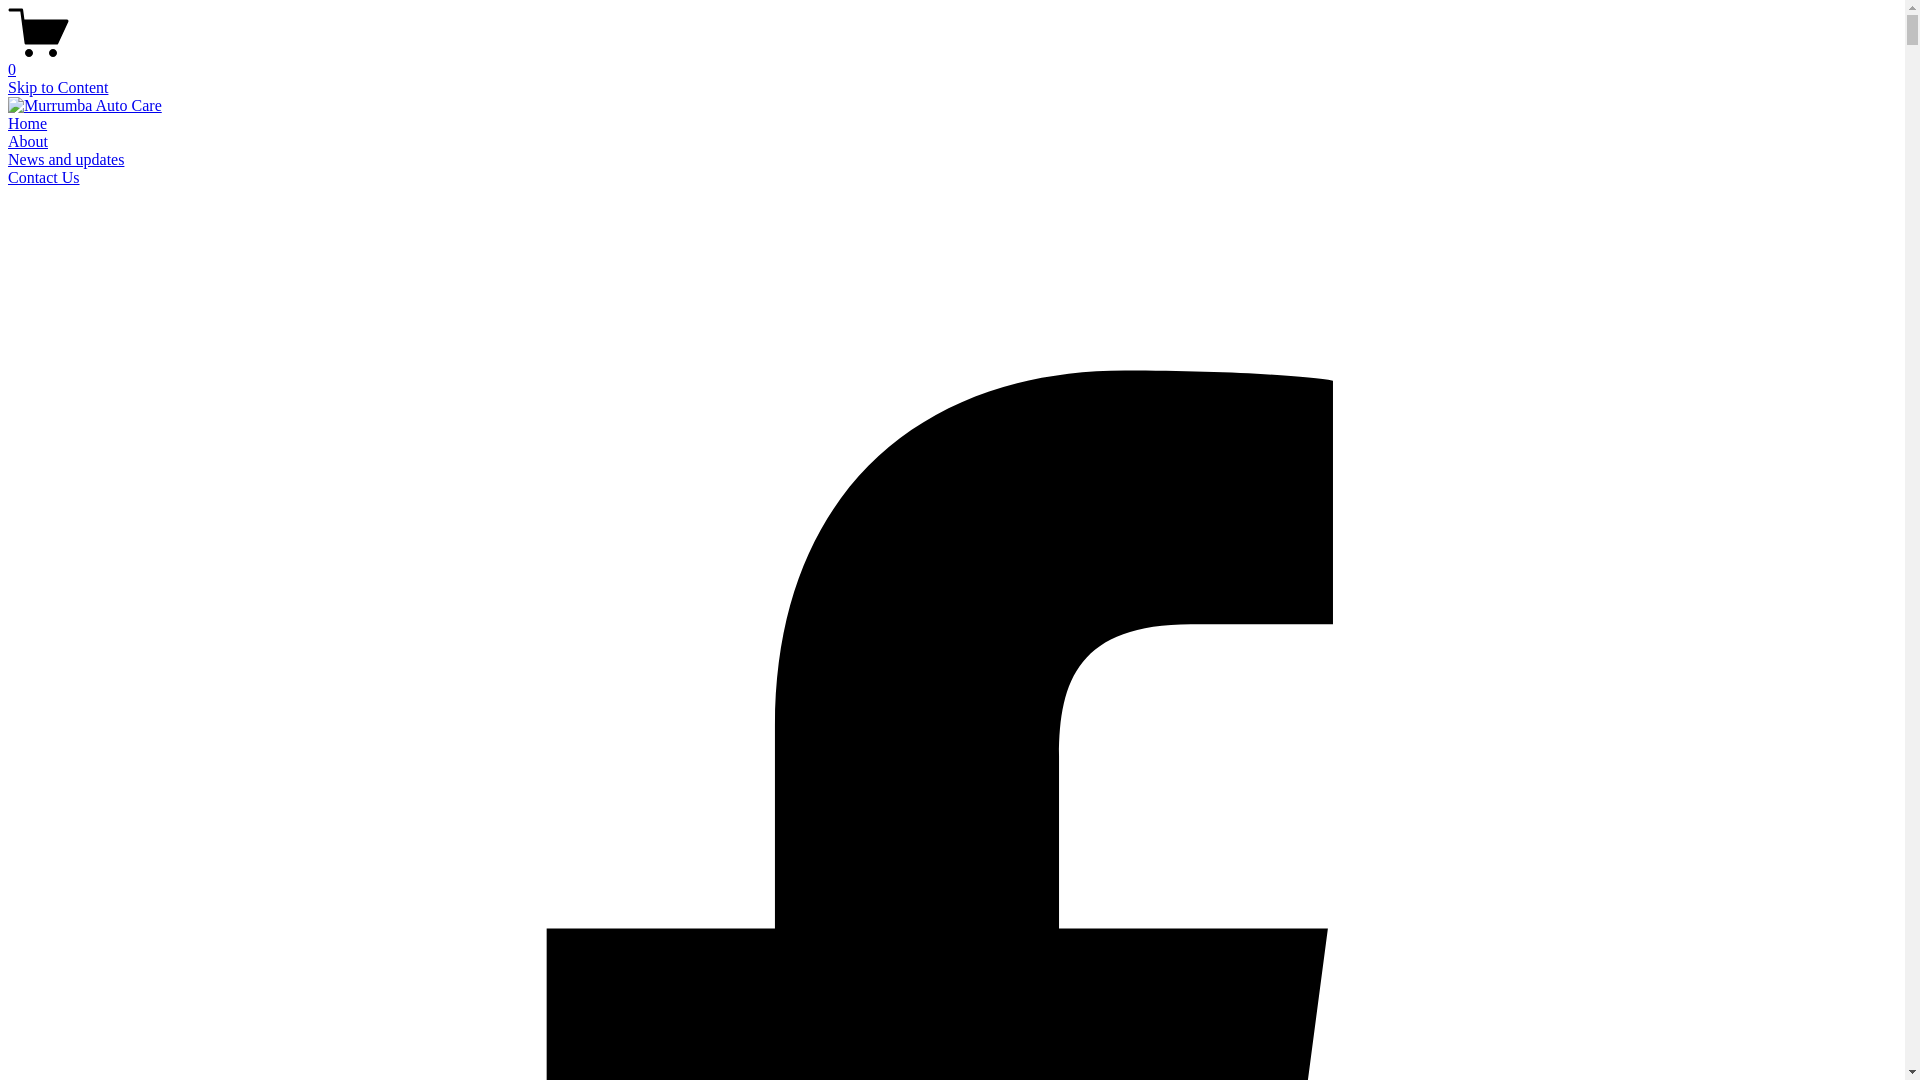 This screenshot has height=1080, width=1920. Describe the element at coordinates (43, 176) in the screenshot. I see `'Contact Us'` at that location.